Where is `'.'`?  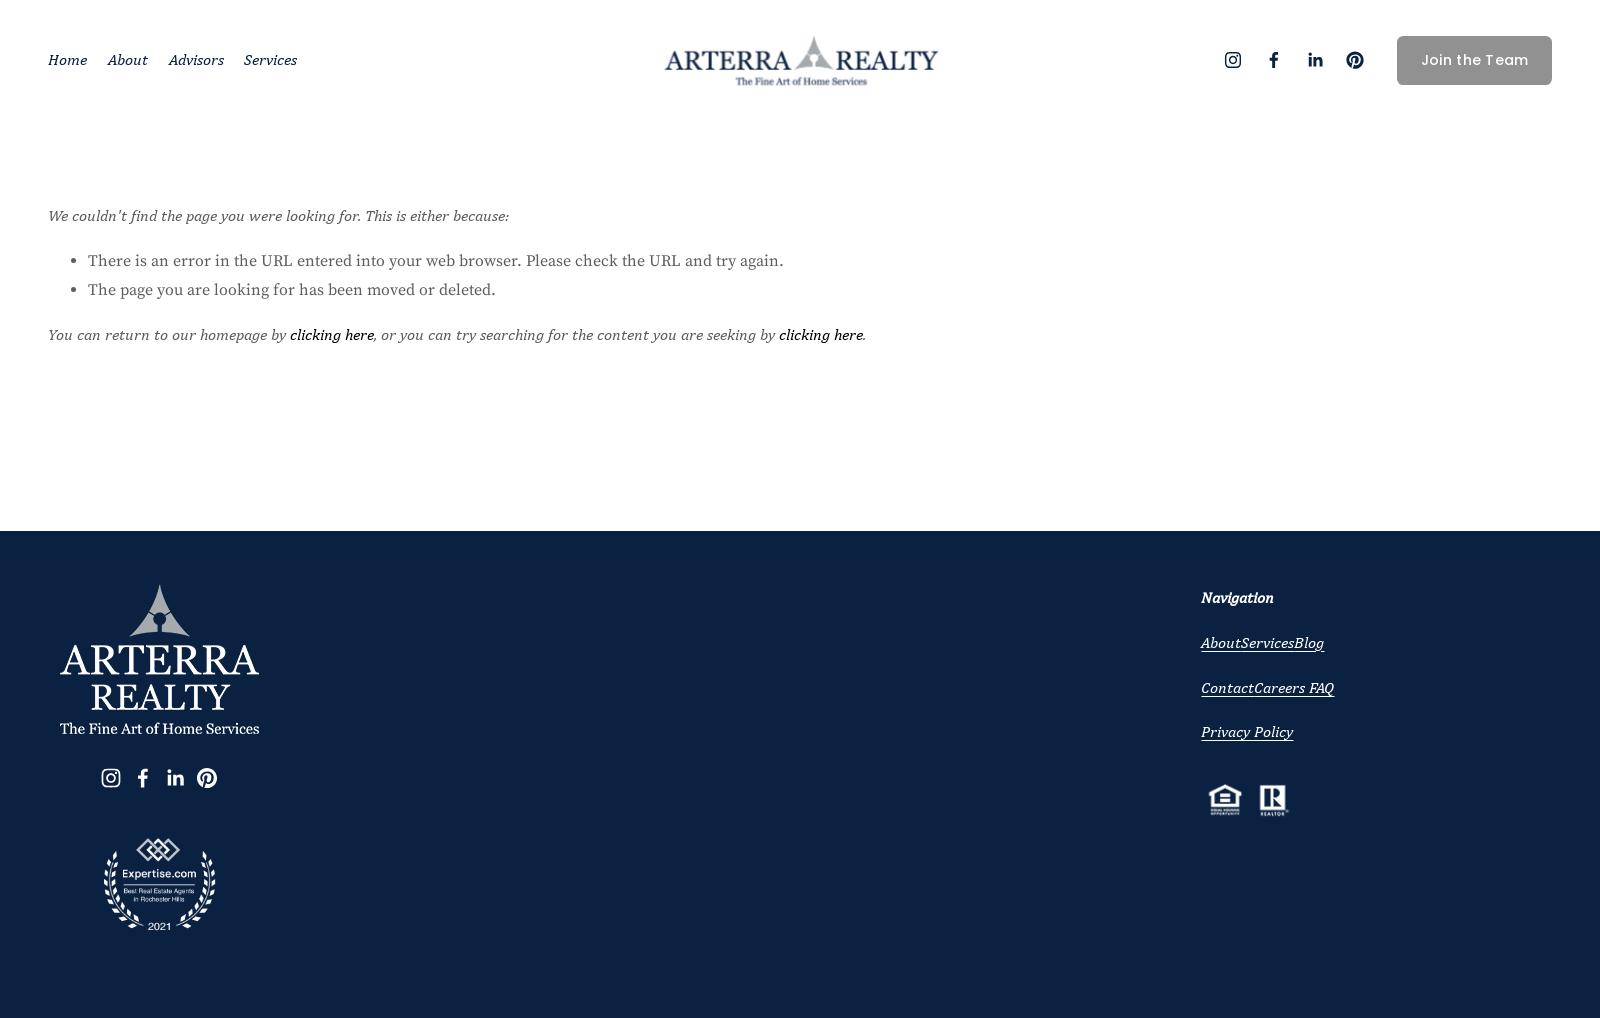 '.' is located at coordinates (863, 332).